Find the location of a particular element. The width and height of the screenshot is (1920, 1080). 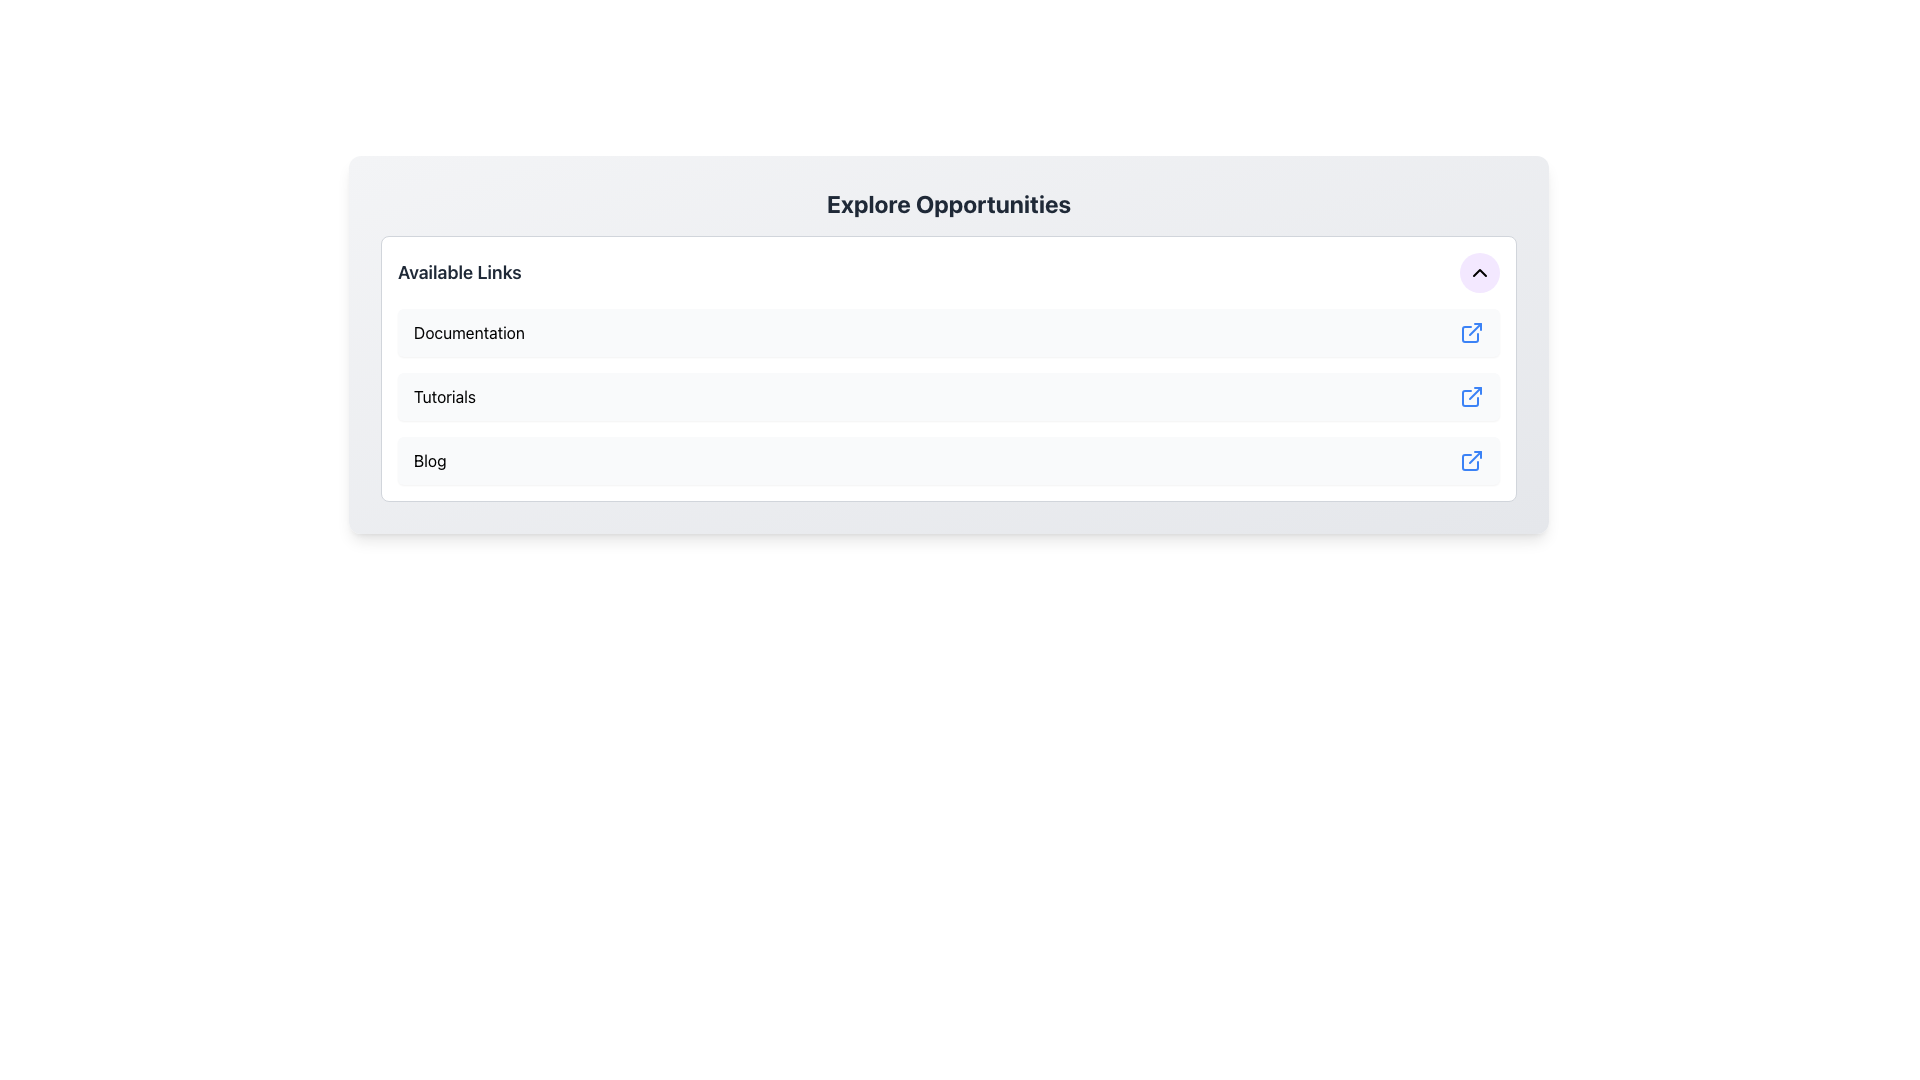

the second external link icon associated with the 'Tutorials' option is located at coordinates (1470, 398).